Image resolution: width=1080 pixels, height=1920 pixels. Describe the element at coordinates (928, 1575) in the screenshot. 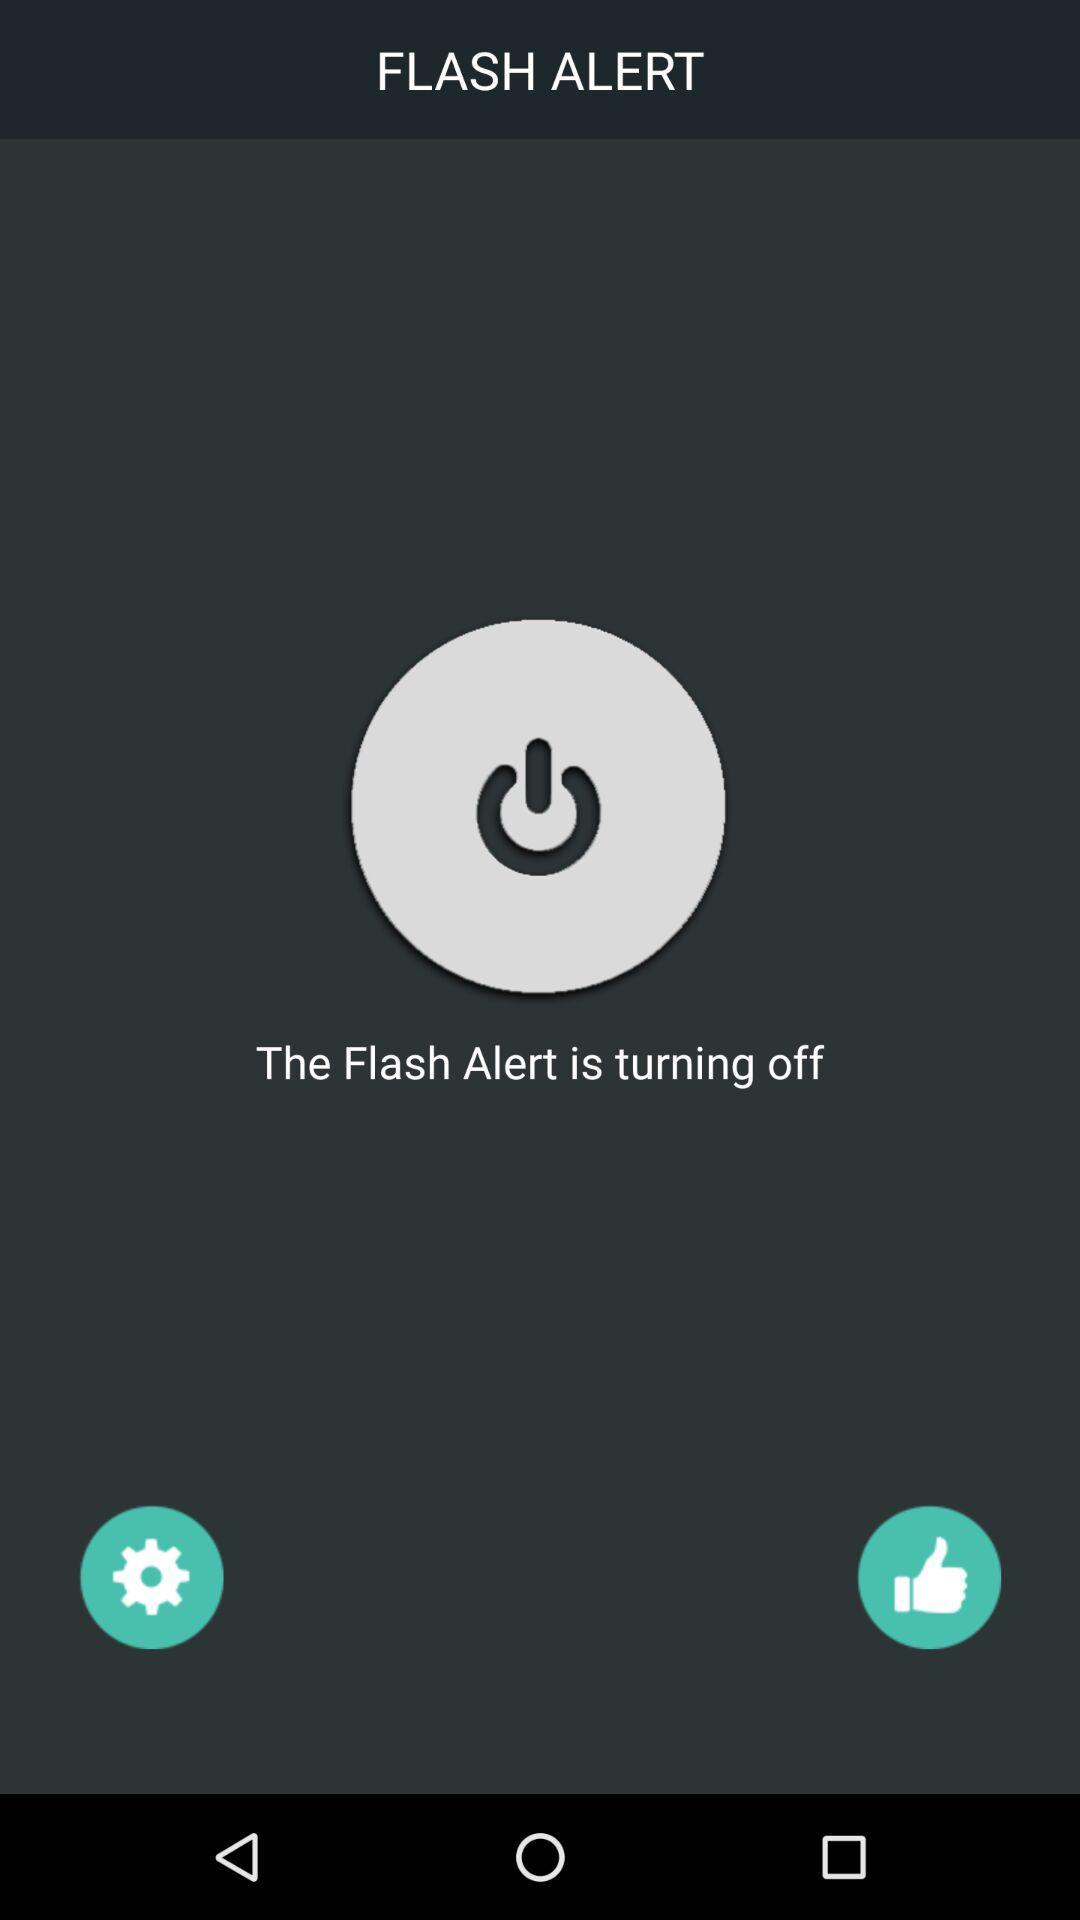

I see `icon at the bottom right corner` at that location.